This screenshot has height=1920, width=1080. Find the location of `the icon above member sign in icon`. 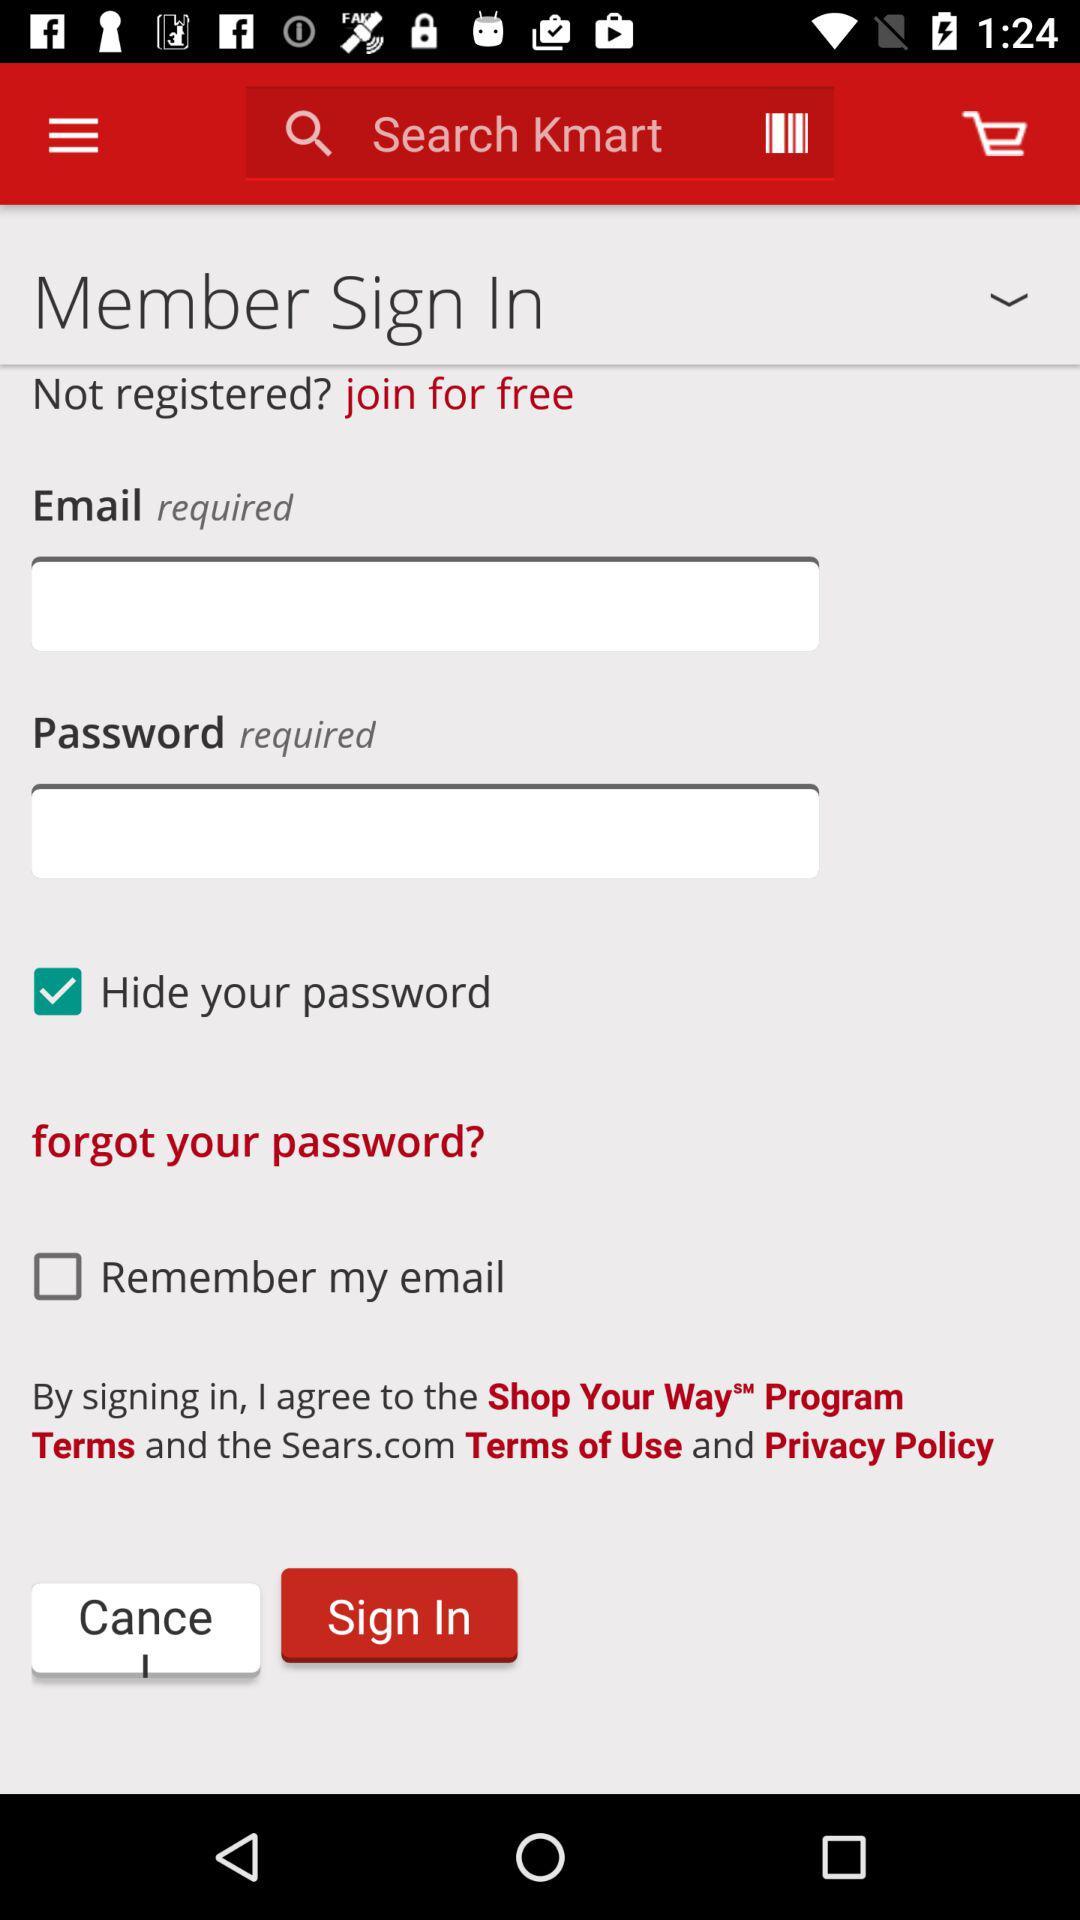

the icon above member sign in icon is located at coordinates (72, 133).